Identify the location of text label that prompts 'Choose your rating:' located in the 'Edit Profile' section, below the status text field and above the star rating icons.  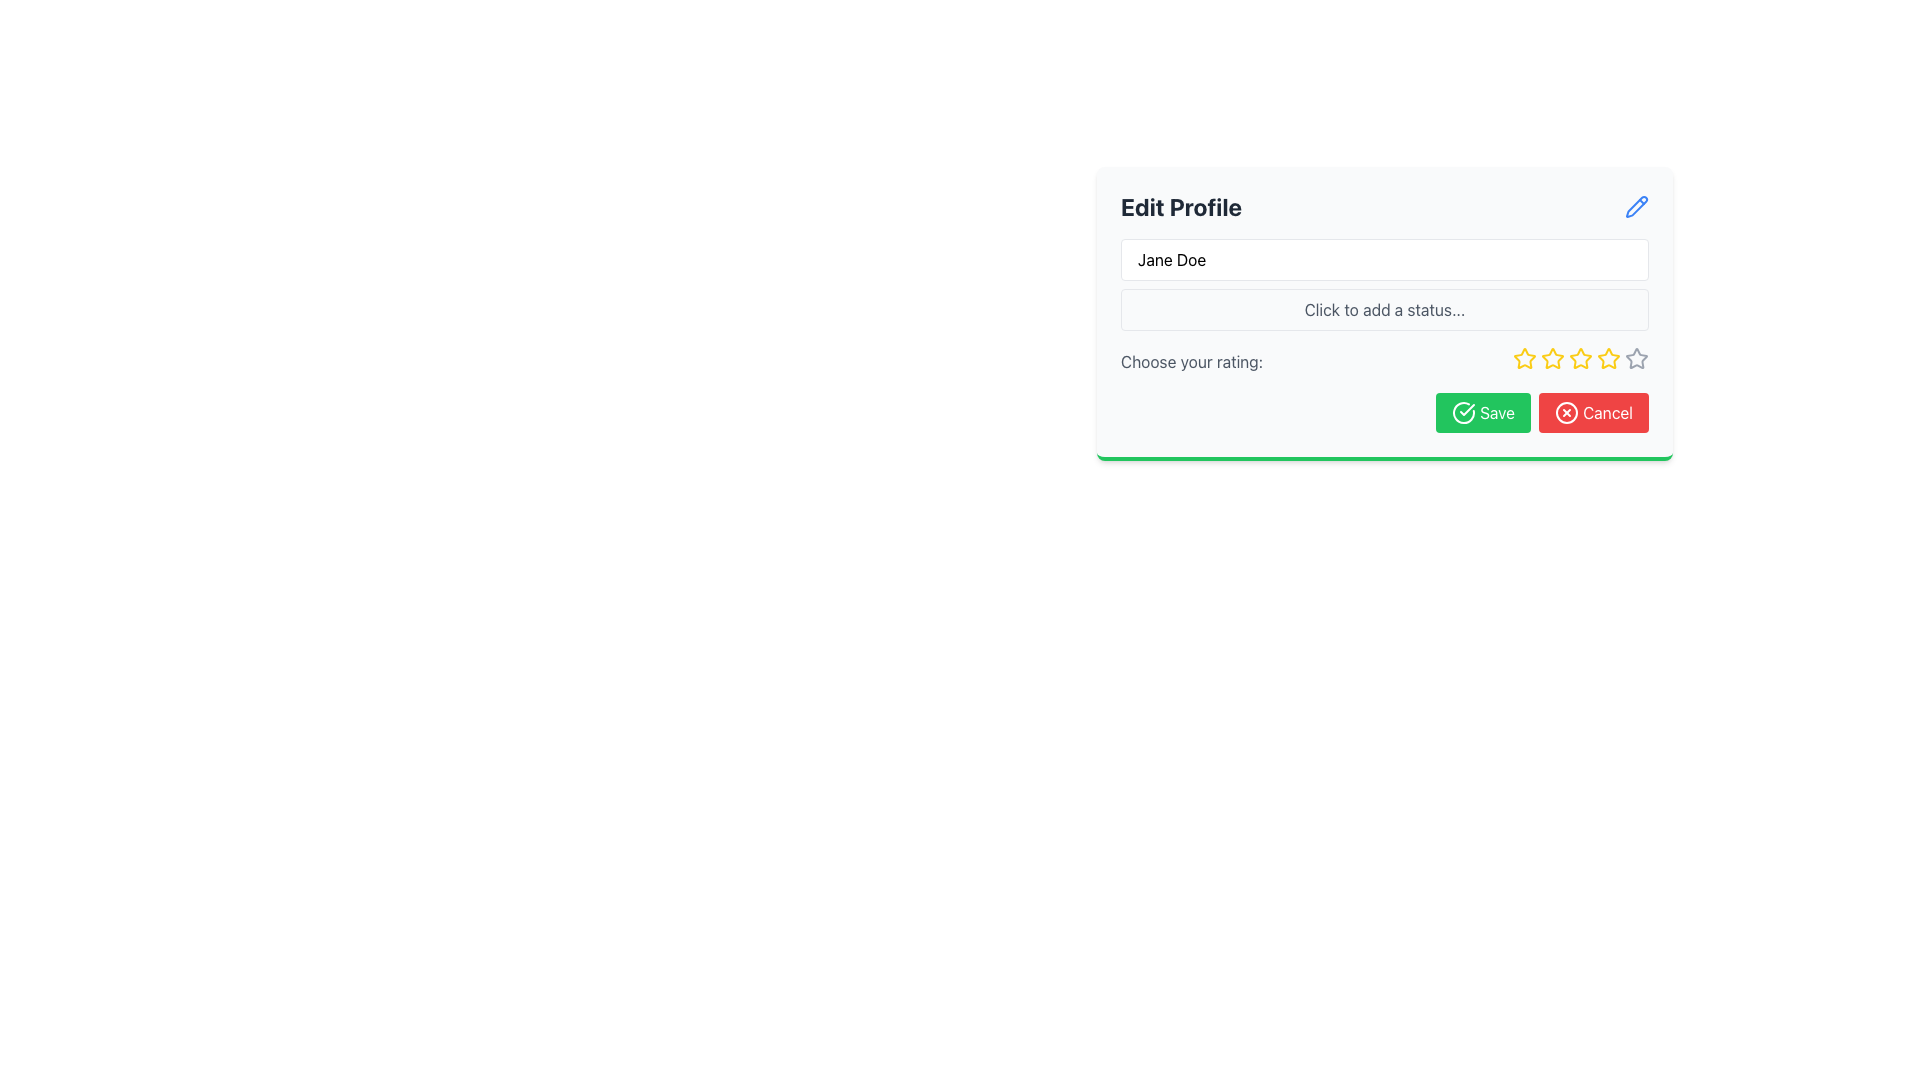
(1192, 362).